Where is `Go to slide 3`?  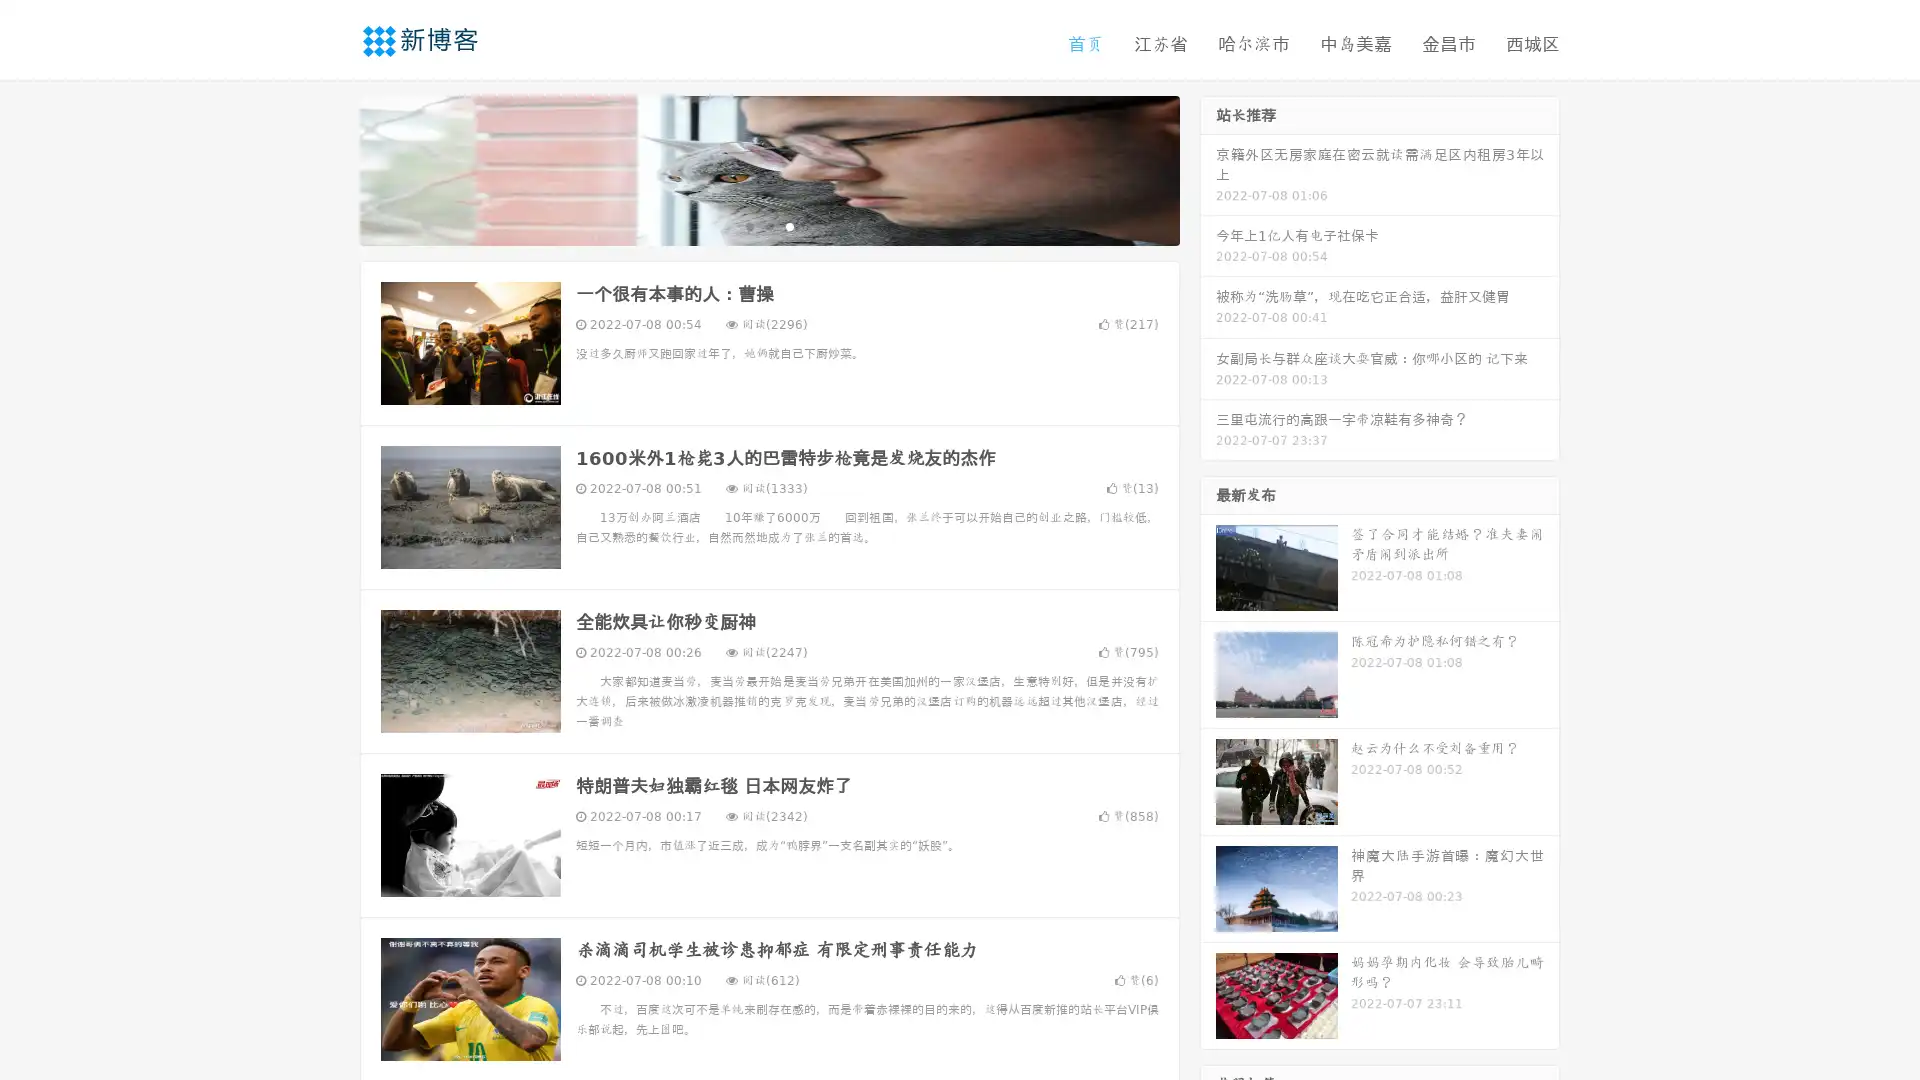 Go to slide 3 is located at coordinates (789, 225).